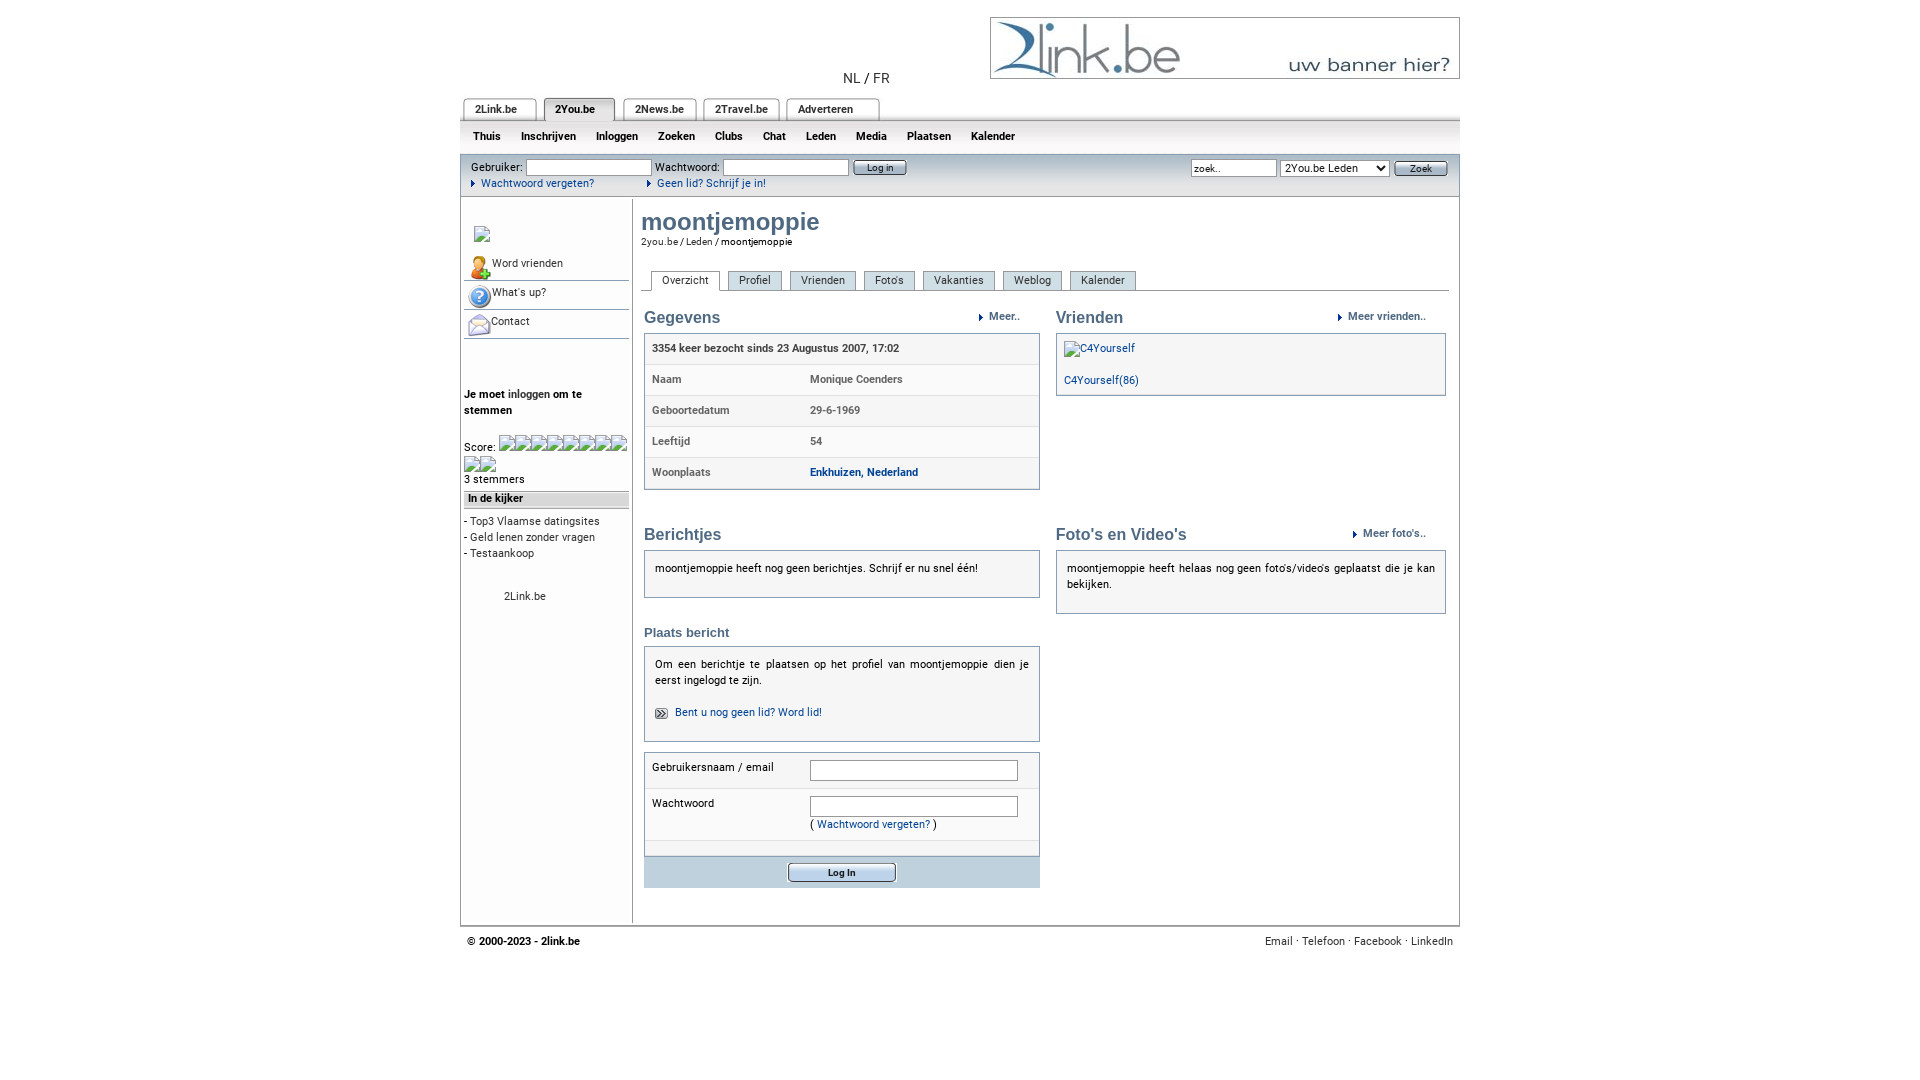  Describe the element at coordinates (1430, 941) in the screenshot. I see `'LinkedIn'` at that location.